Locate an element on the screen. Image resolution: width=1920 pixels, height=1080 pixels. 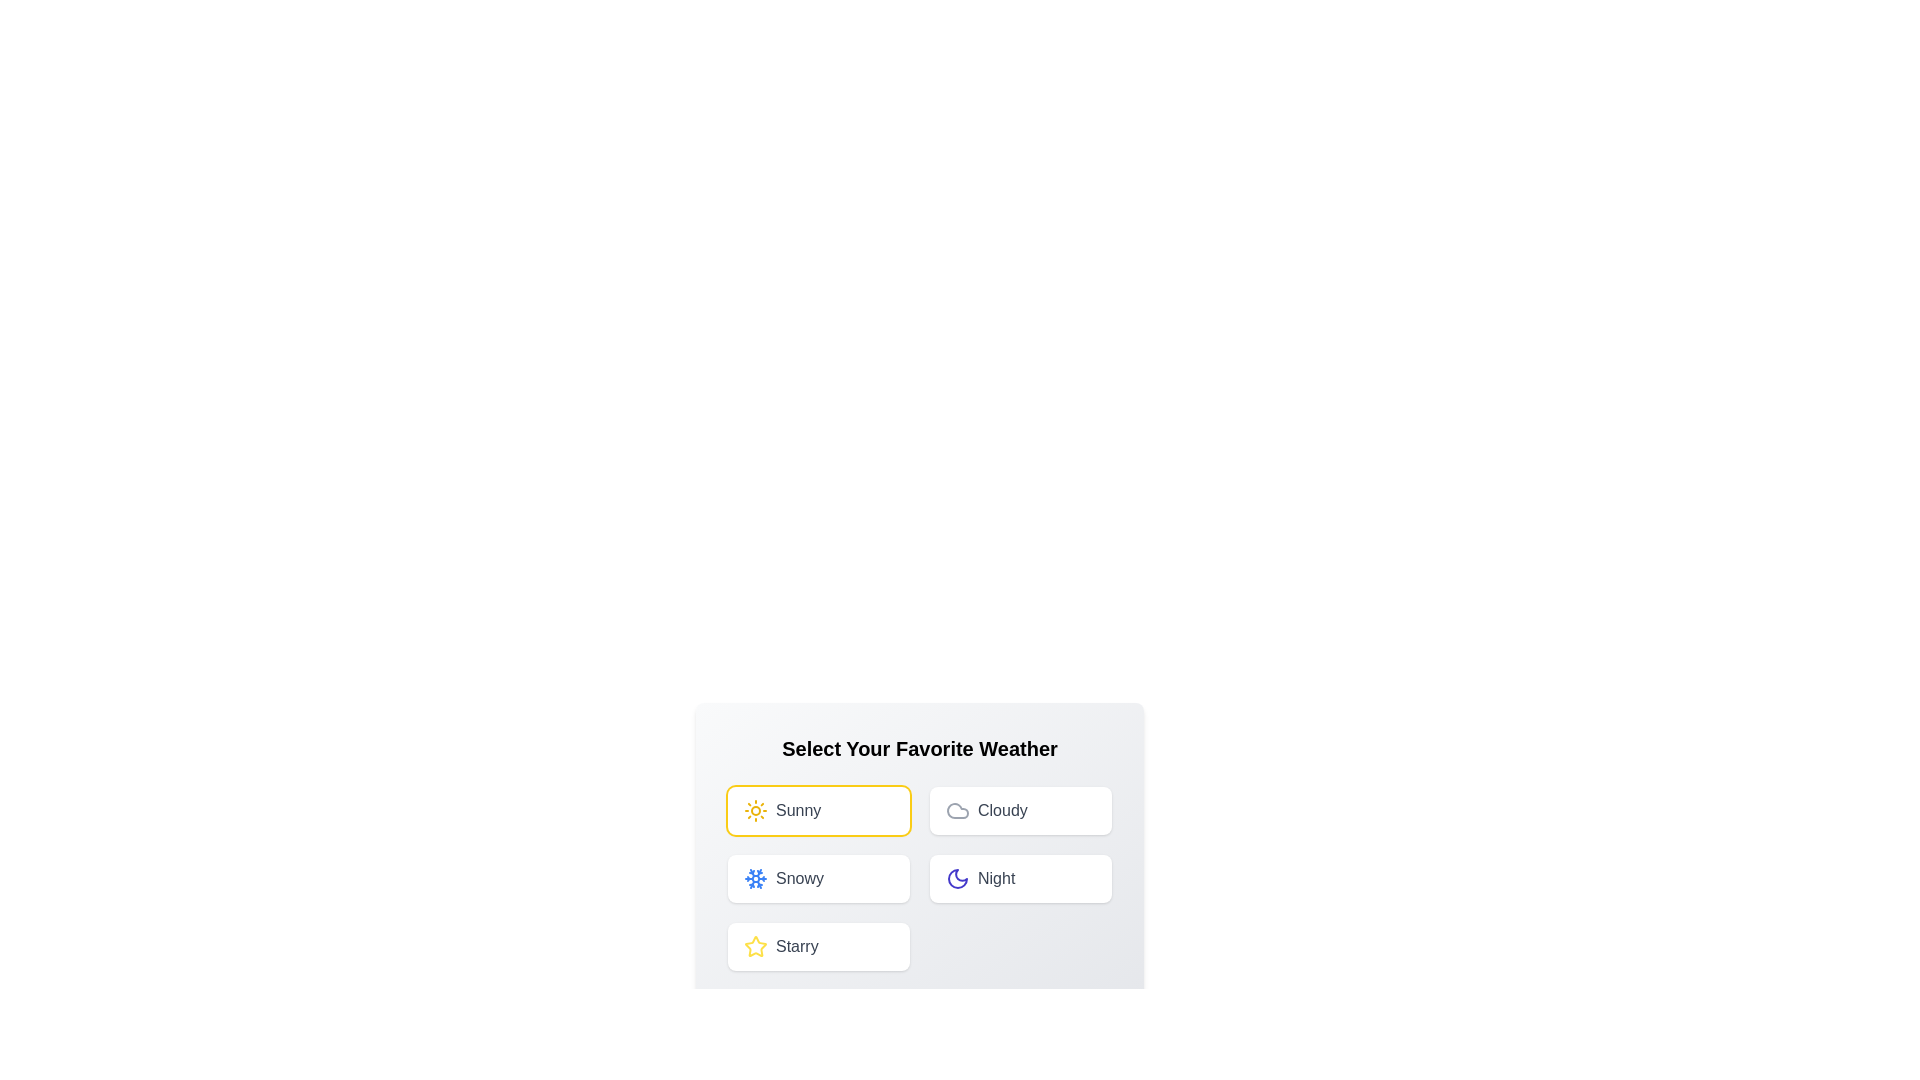
text from the 'Snowy' weather choice label, which is styled with a medium-sized gray font and located in the second column of the first row of weather options is located at coordinates (800, 878).